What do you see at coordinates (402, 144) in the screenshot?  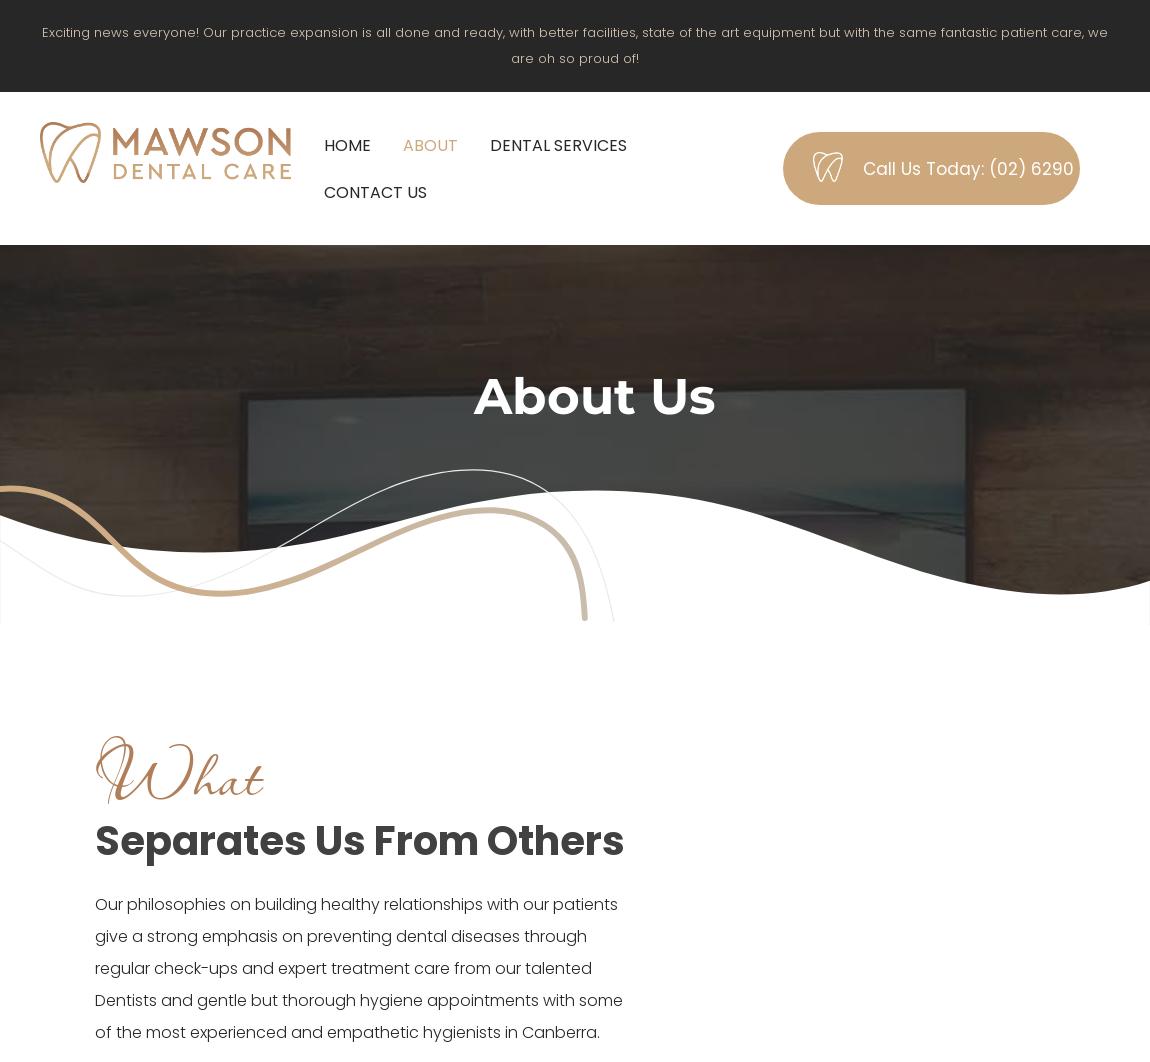 I see `'About'` at bounding box center [402, 144].